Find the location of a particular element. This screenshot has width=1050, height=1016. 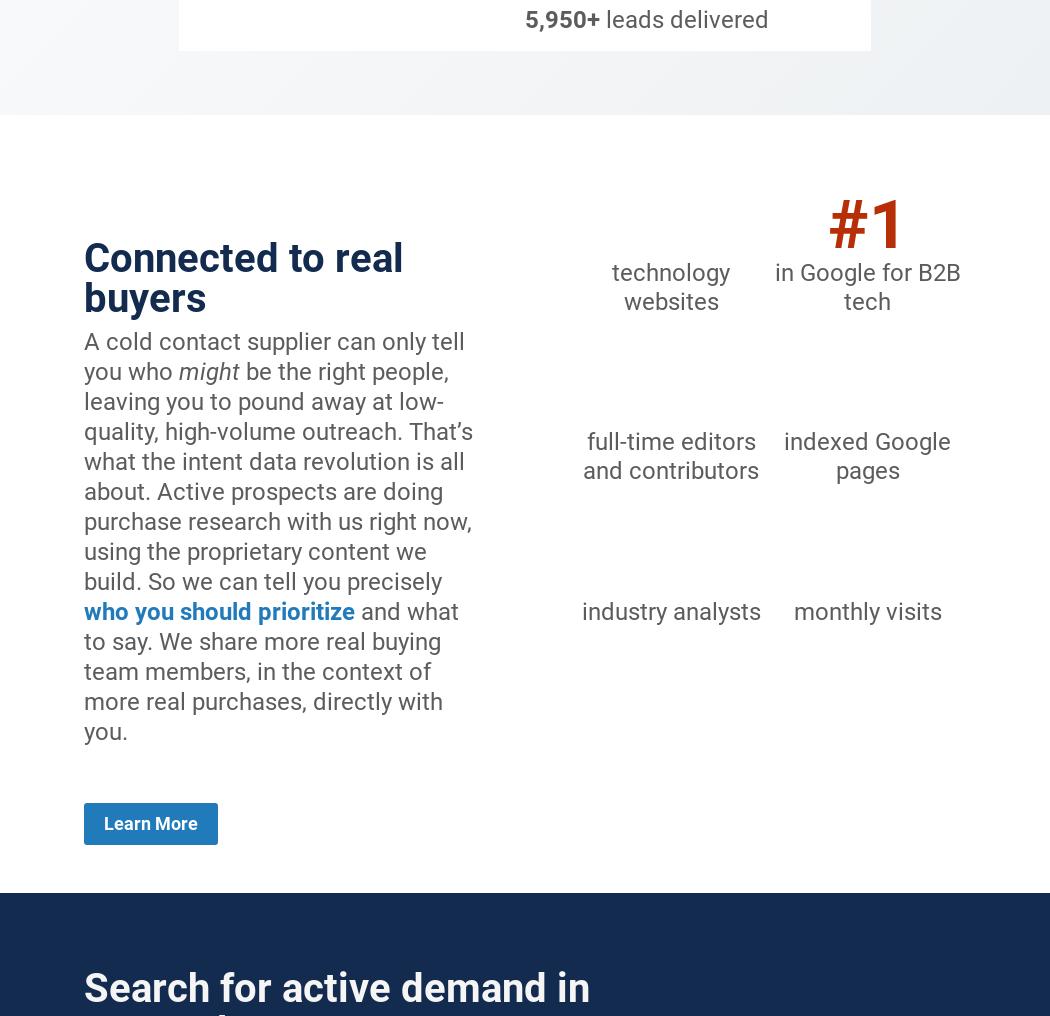

'indexed Google pages' is located at coordinates (866, 456).